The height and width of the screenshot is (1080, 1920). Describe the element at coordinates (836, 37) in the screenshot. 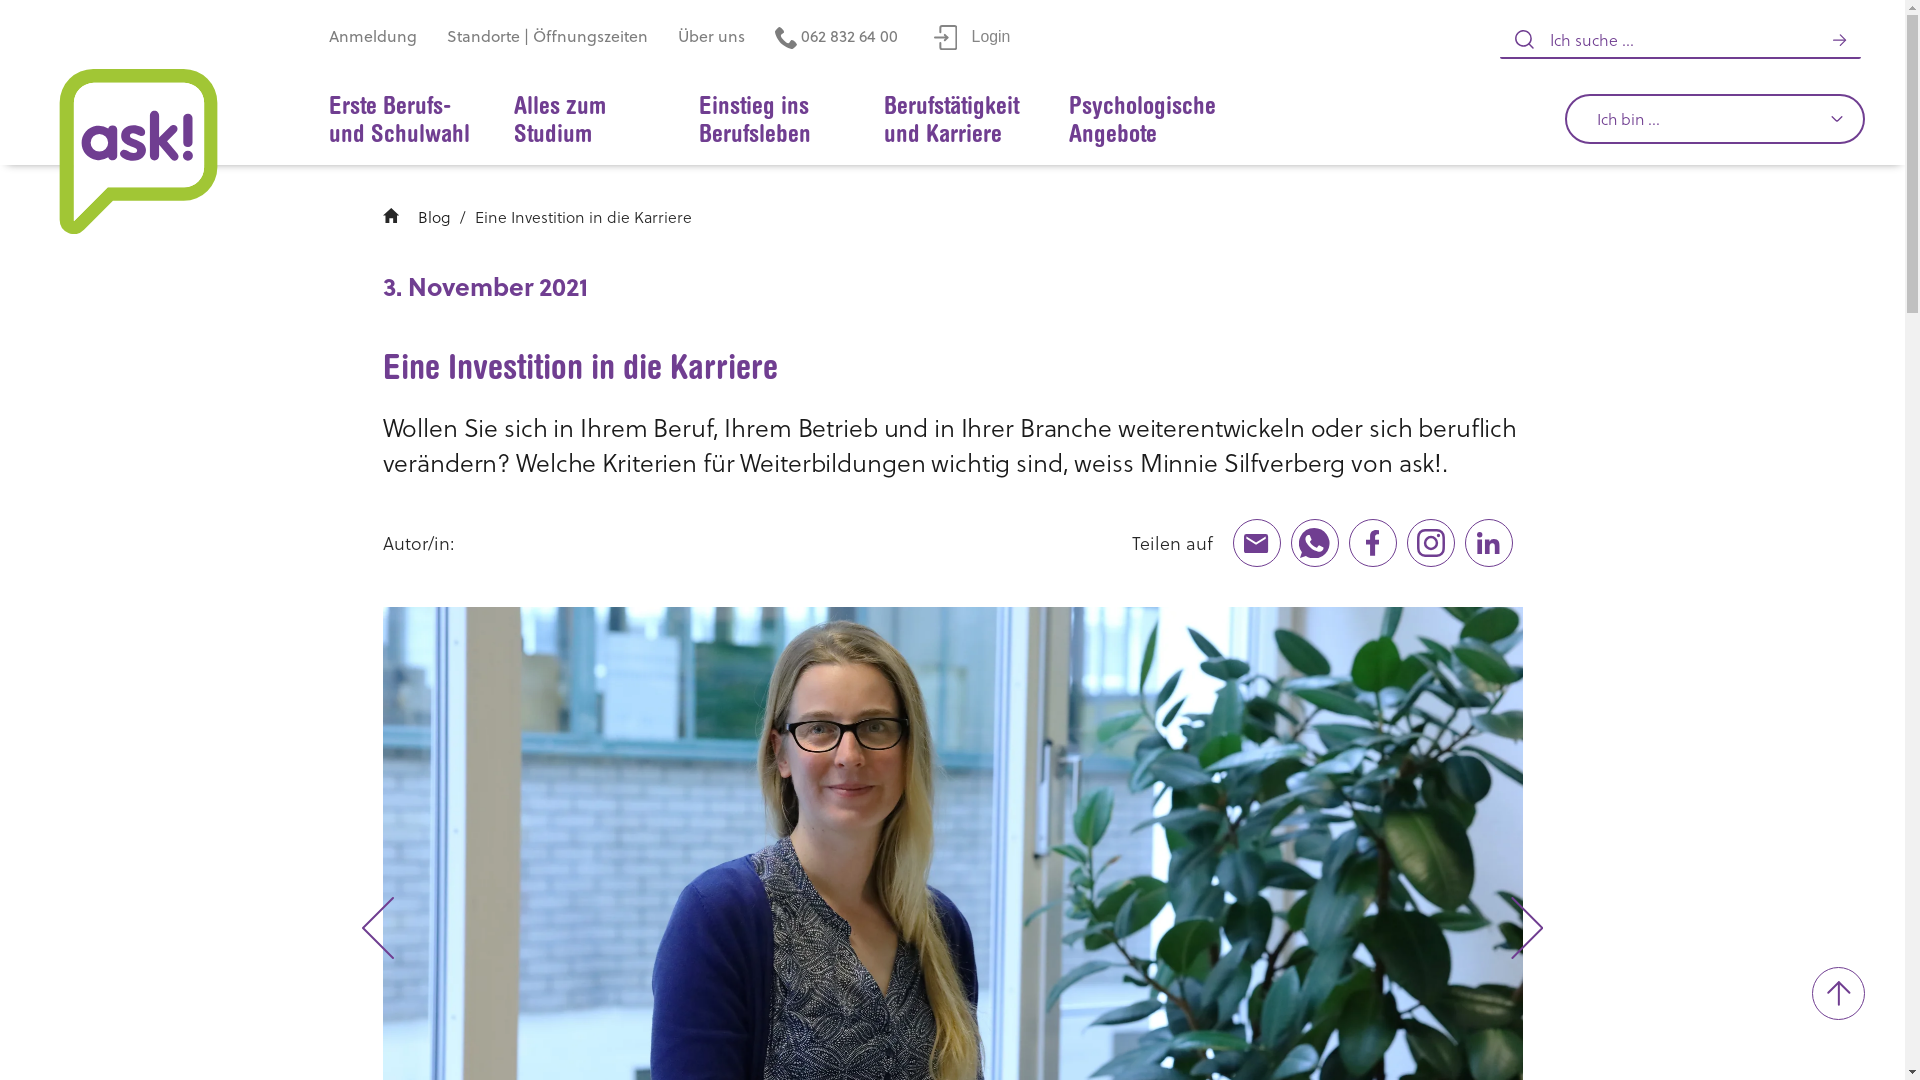

I see `'062 832 64 00'` at that location.